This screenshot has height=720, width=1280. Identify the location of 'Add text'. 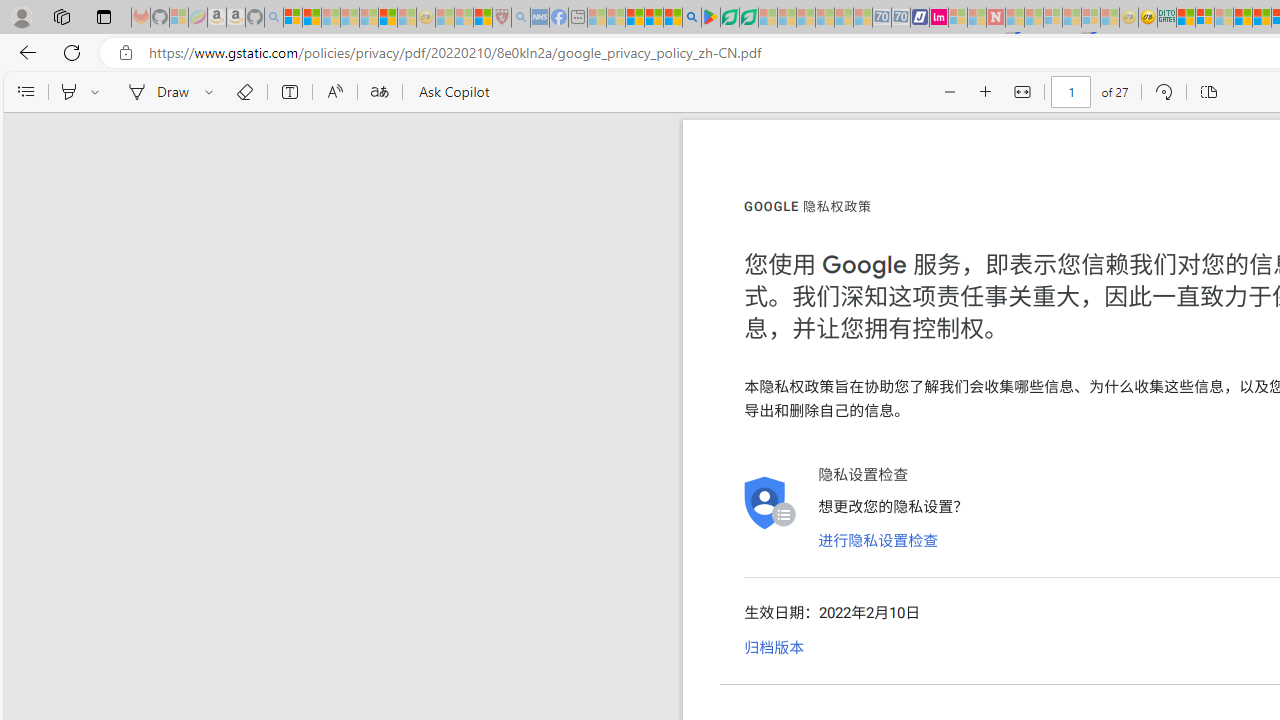
(288, 92).